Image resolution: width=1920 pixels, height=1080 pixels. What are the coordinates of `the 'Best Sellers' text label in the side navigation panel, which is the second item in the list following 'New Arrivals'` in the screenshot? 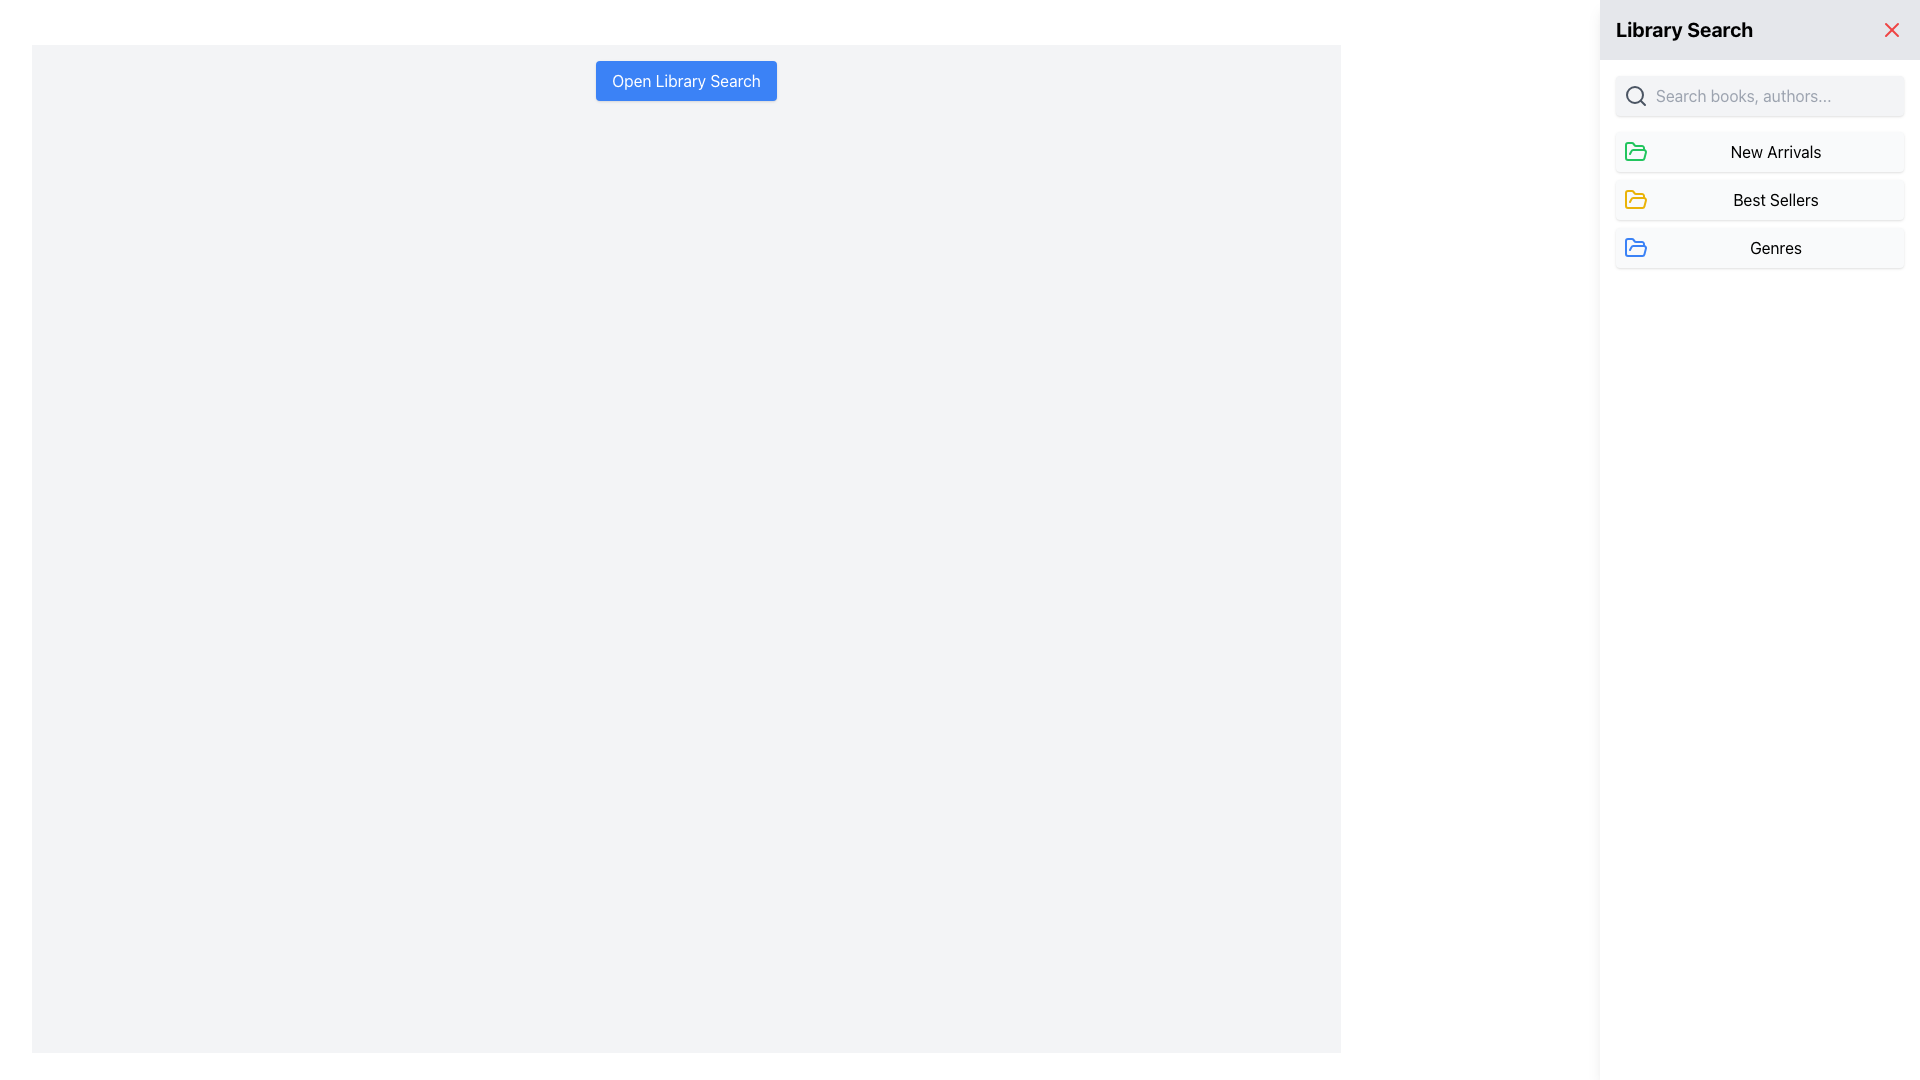 It's located at (1776, 200).